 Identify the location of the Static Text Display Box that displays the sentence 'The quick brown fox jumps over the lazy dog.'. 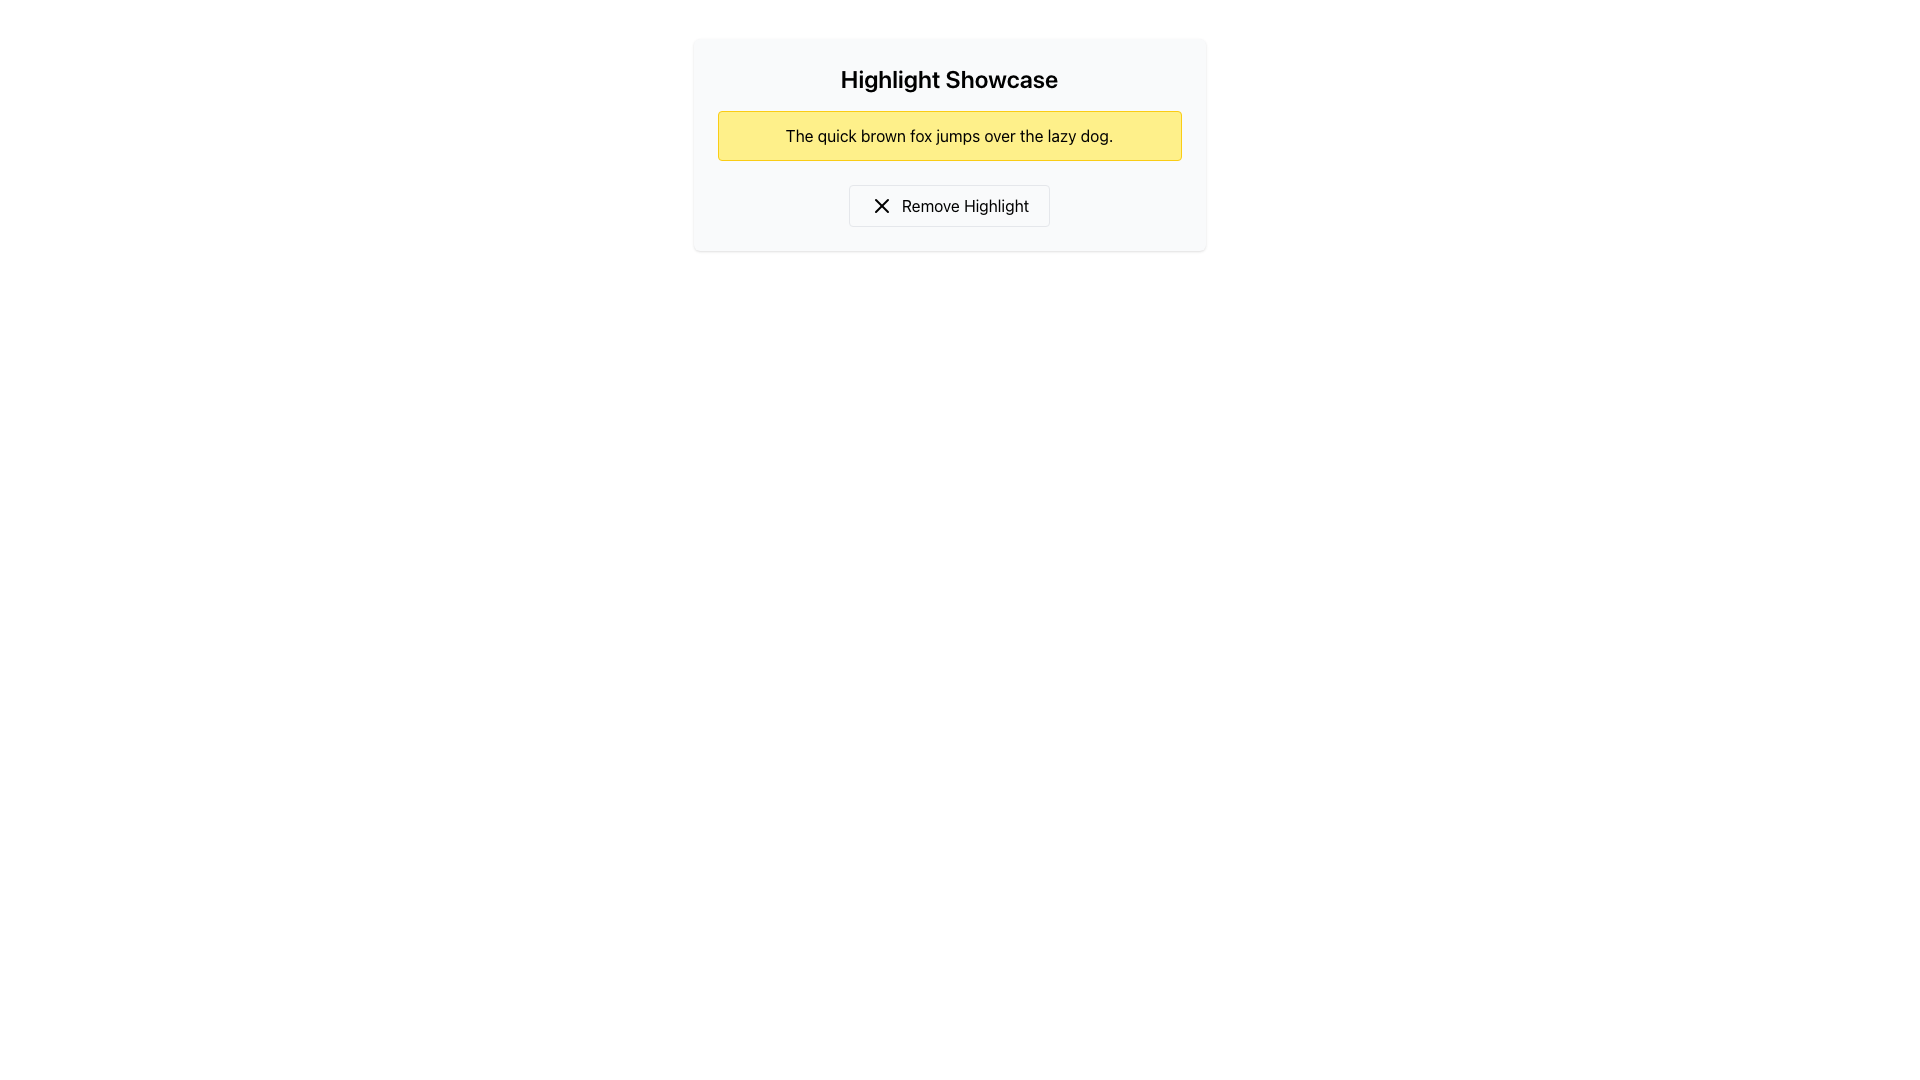
(948, 135).